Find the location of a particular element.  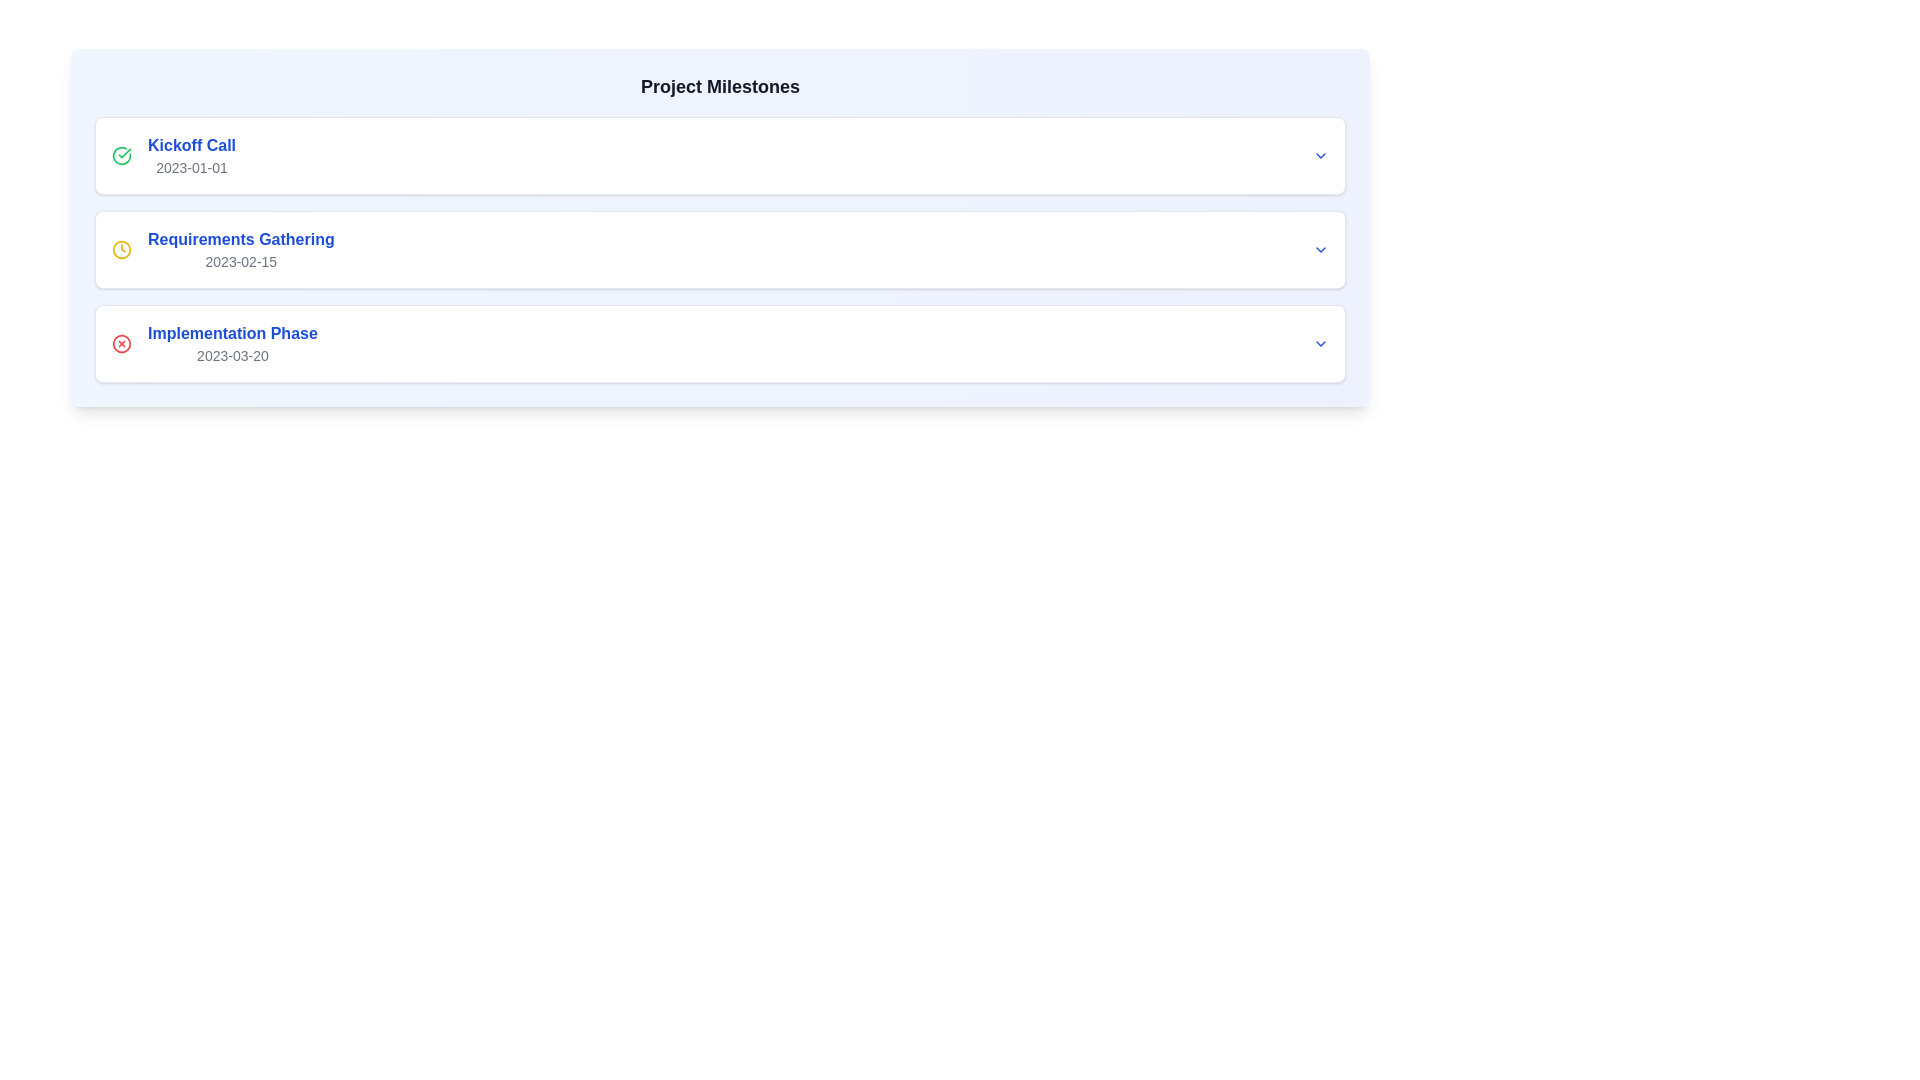

bold text label 'Implementation Phase' styled in blue, positioned as the title of the third milestone item in the project milestones list is located at coordinates (232, 333).